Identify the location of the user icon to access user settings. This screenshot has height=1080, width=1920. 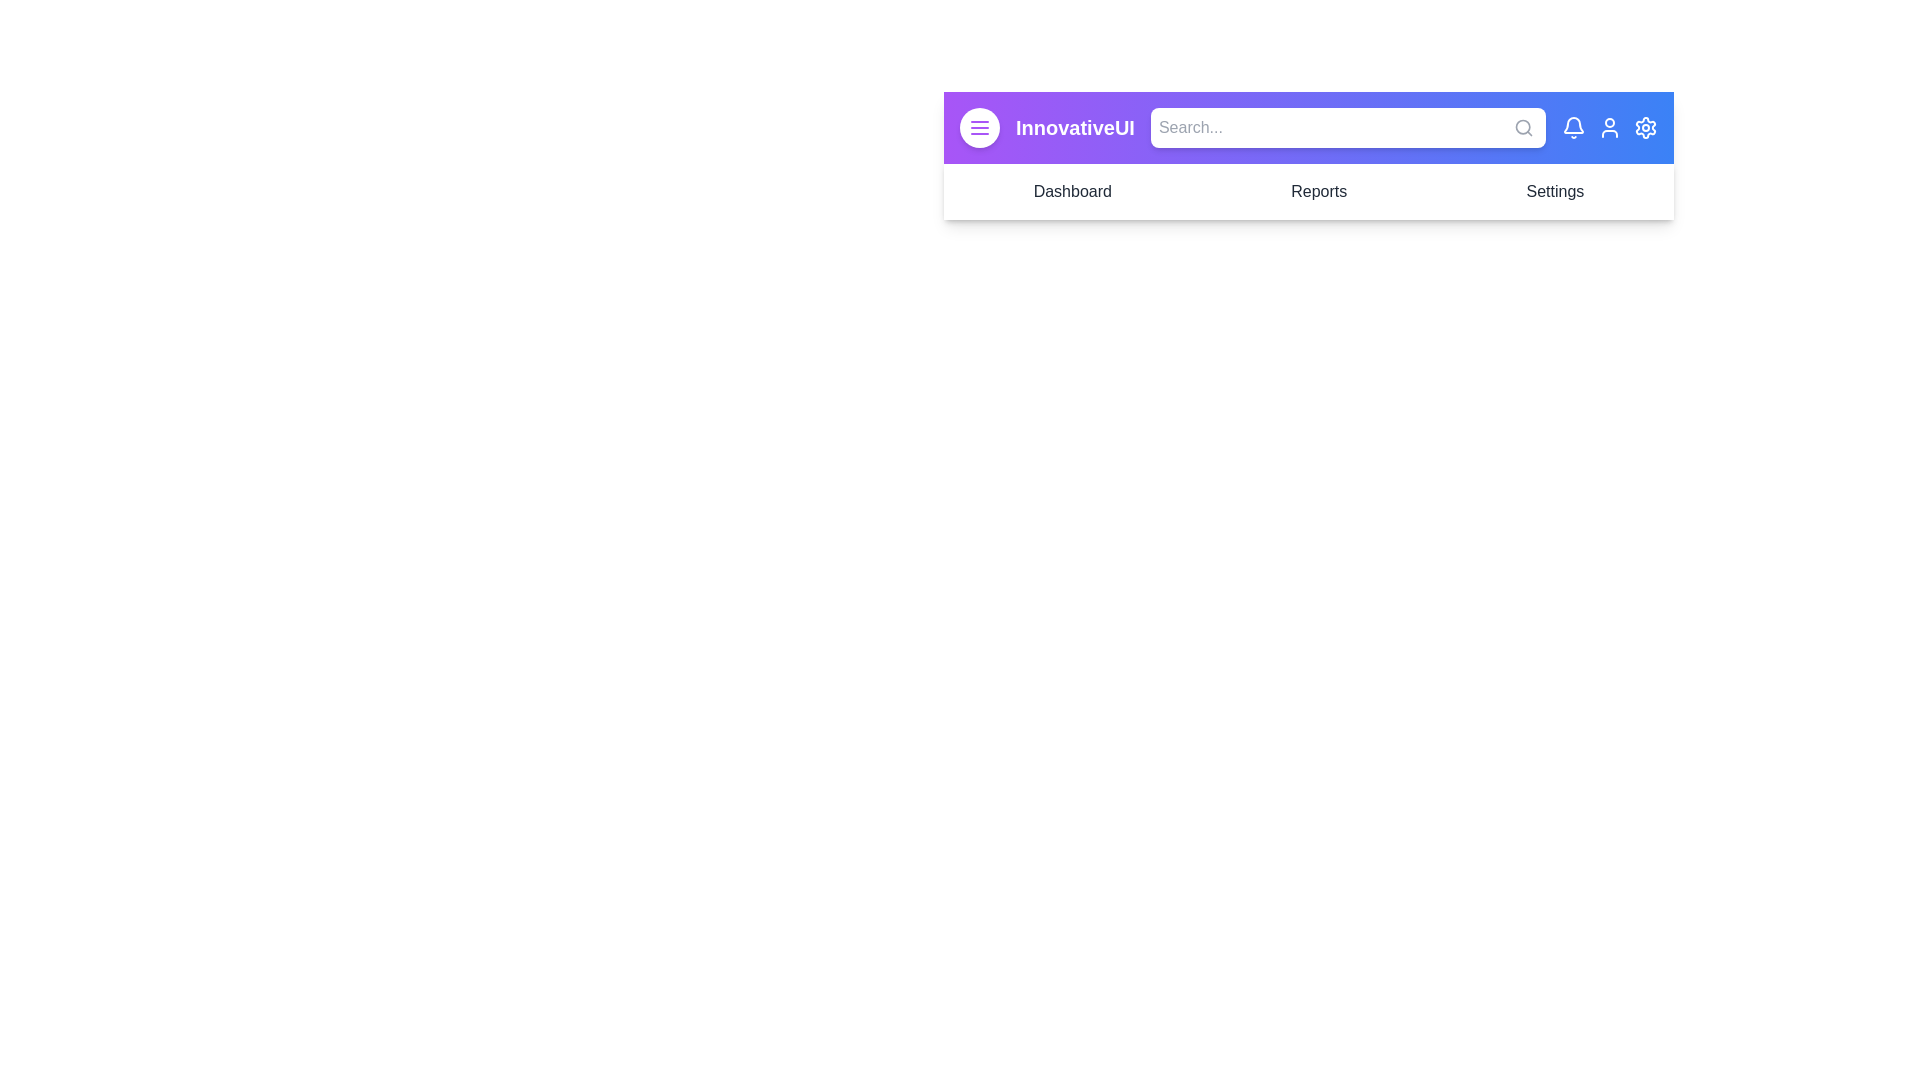
(1609, 127).